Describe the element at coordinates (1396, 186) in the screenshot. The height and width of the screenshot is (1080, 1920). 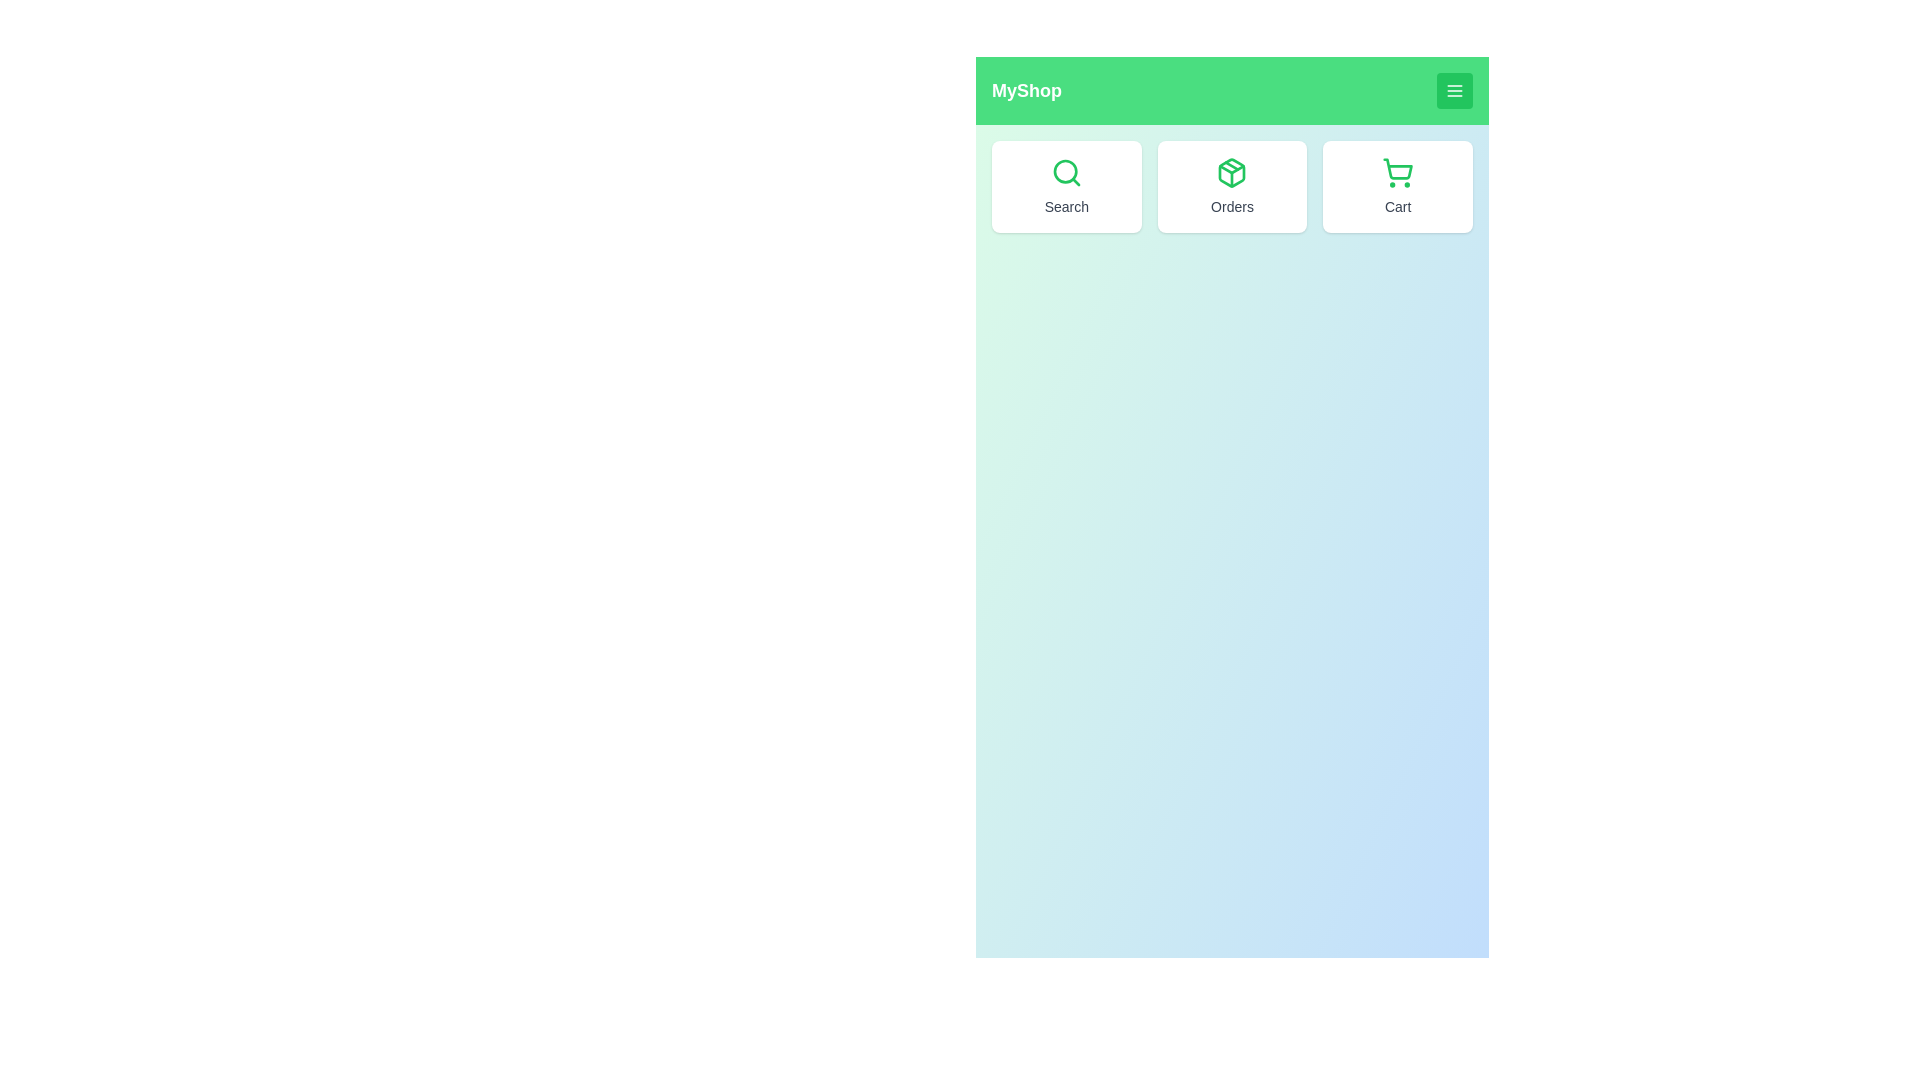
I see `the 'Cart' button to view the cart contents` at that location.